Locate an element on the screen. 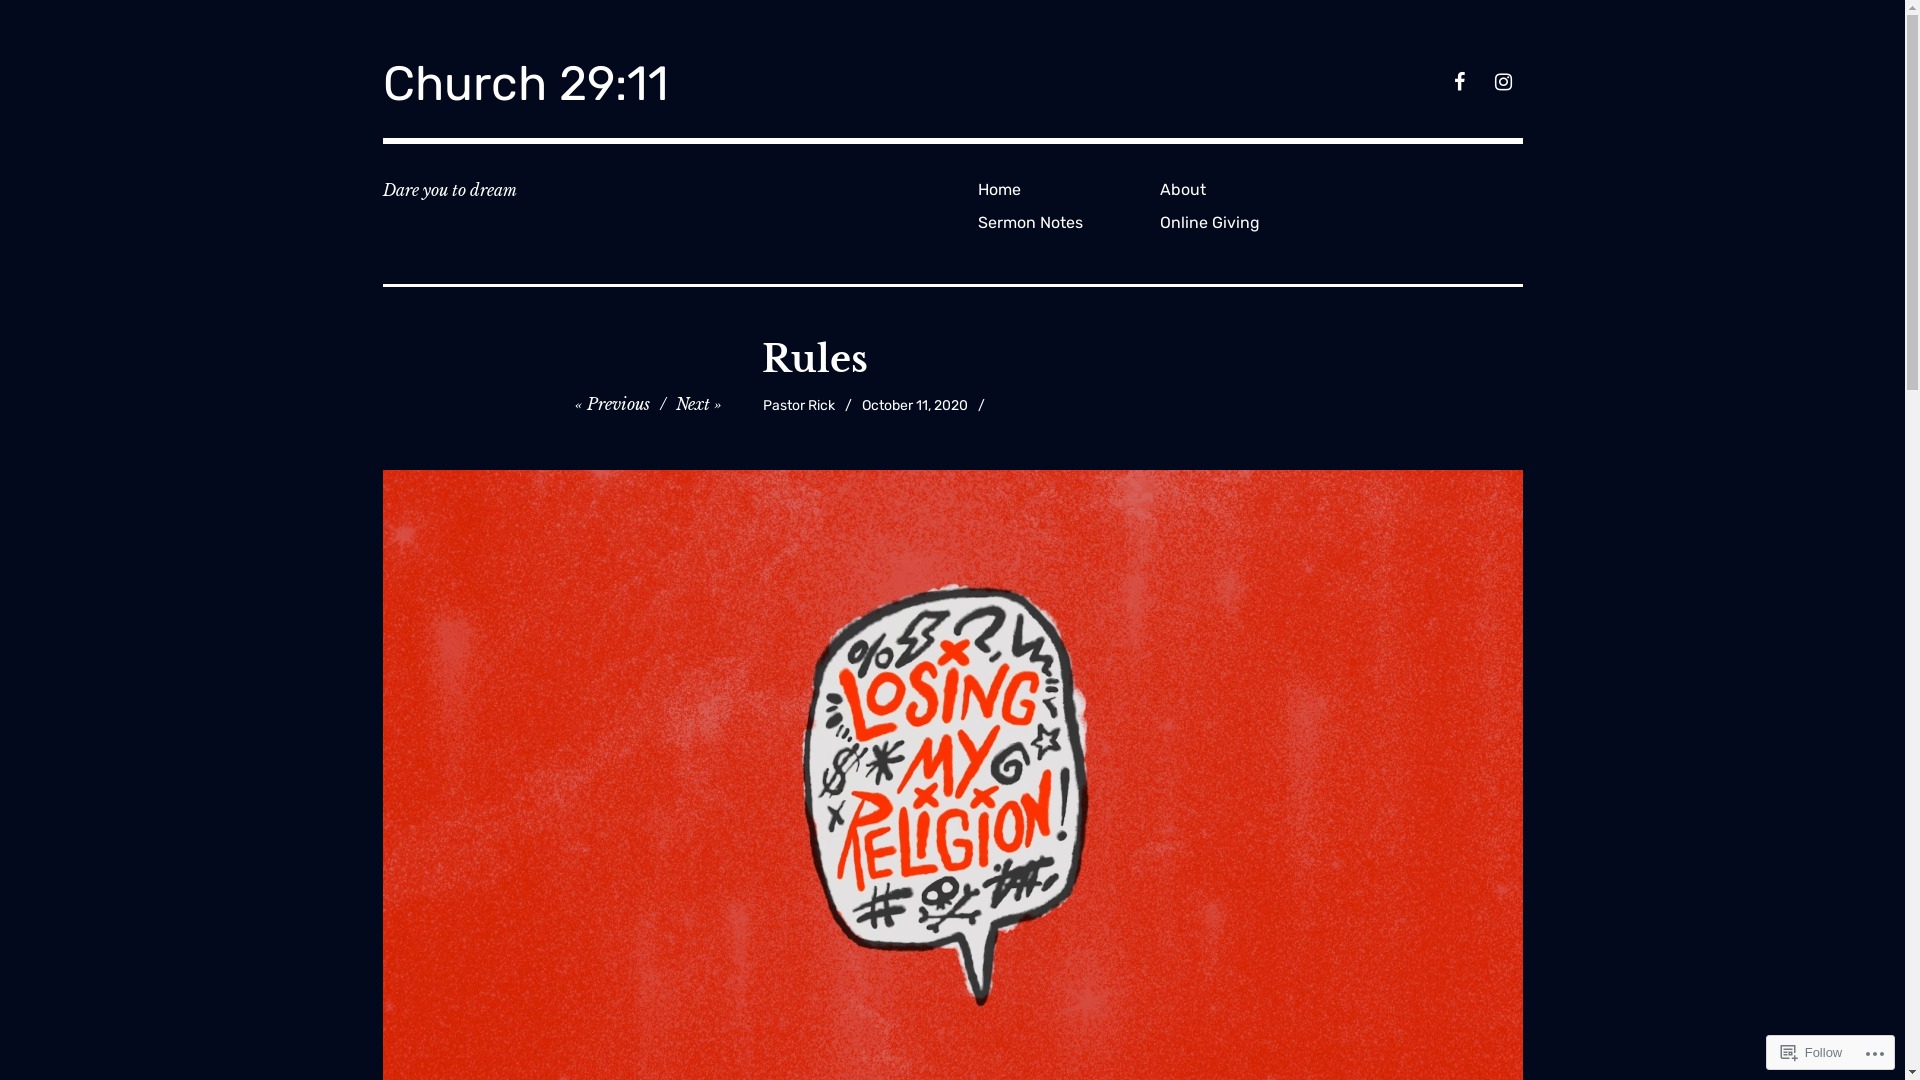 Image resolution: width=1920 pixels, height=1080 pixels. 'Next' is located at coordinates (699, 404).